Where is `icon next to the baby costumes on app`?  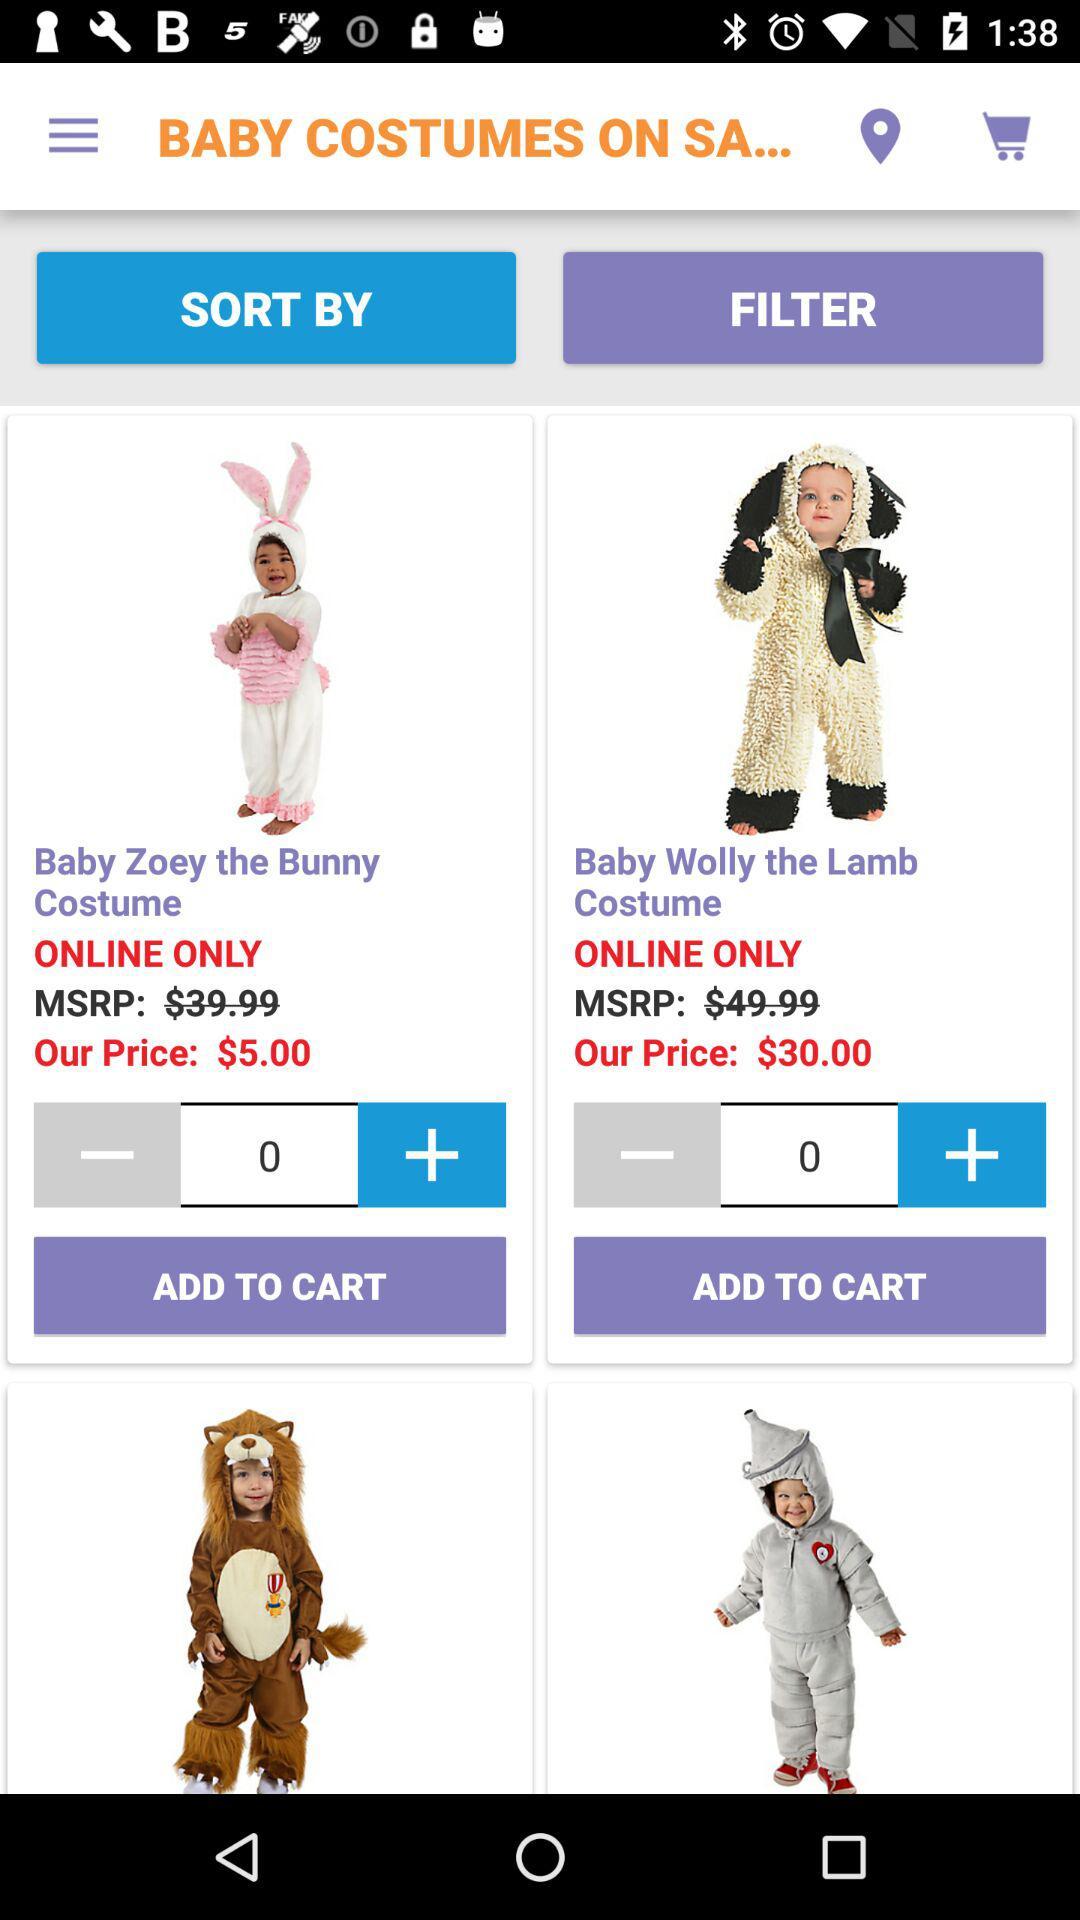
icon next to the baby costumes on app is located at coordinates (879, 135).